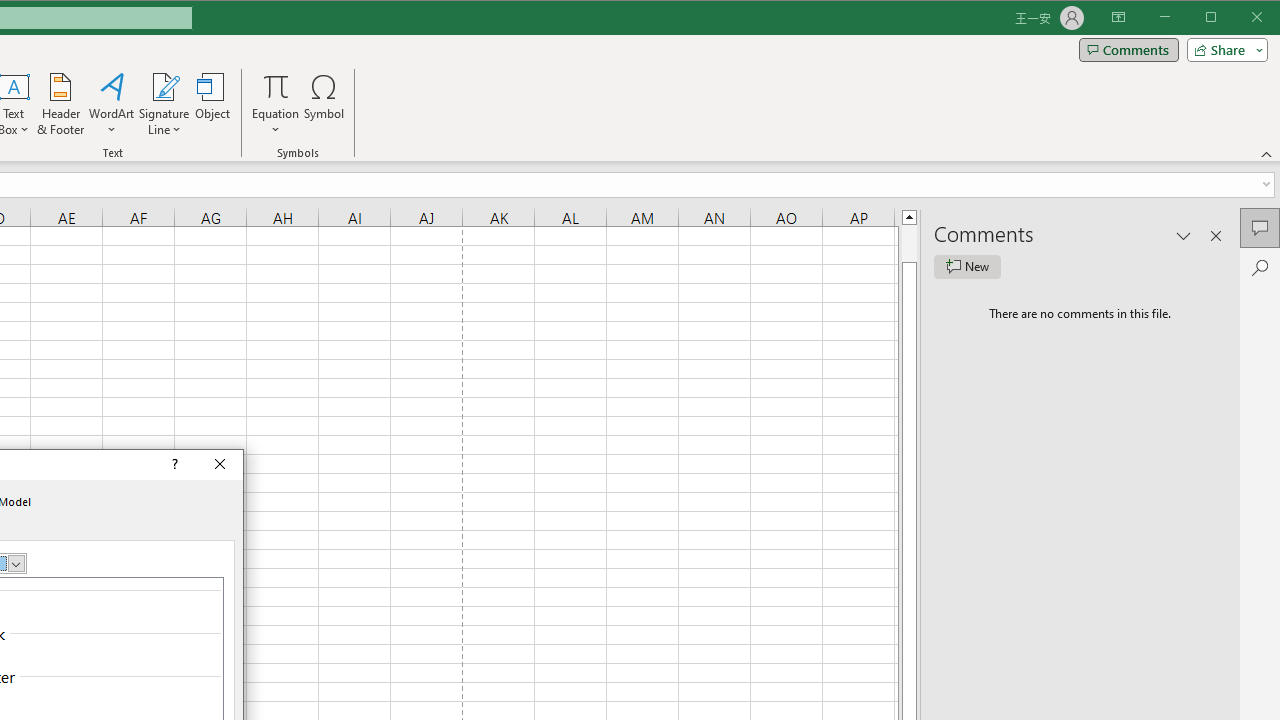  Describe the element at coordinates (274, 104) in the screenshot. I see `'Equation'` at that location.